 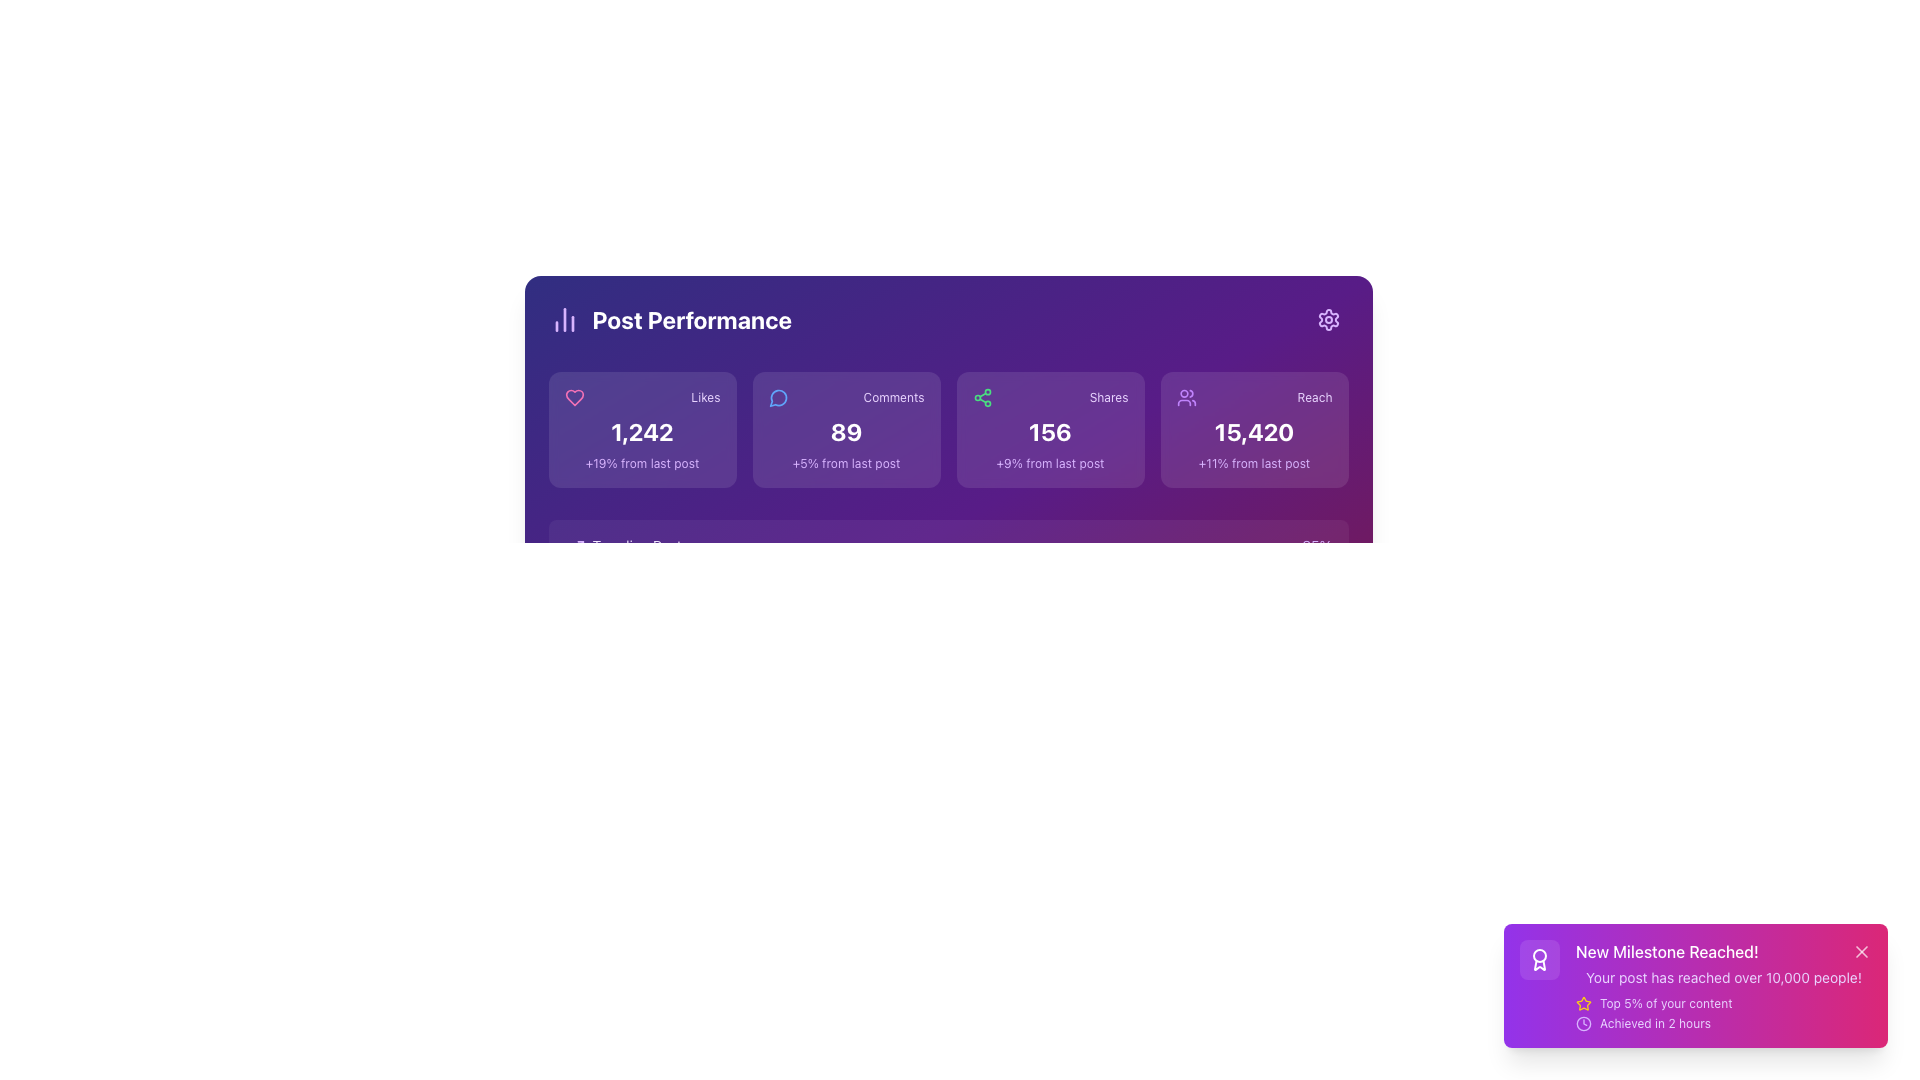 What do you see at coordinates (642, 428) in the screenshot?
I see `displayed text from the 'Likes' statistical display card, which shows the number '1,242' in bold white font and the subtitle '+19% from last post' in small purple text` at bounding box center [642, 428].